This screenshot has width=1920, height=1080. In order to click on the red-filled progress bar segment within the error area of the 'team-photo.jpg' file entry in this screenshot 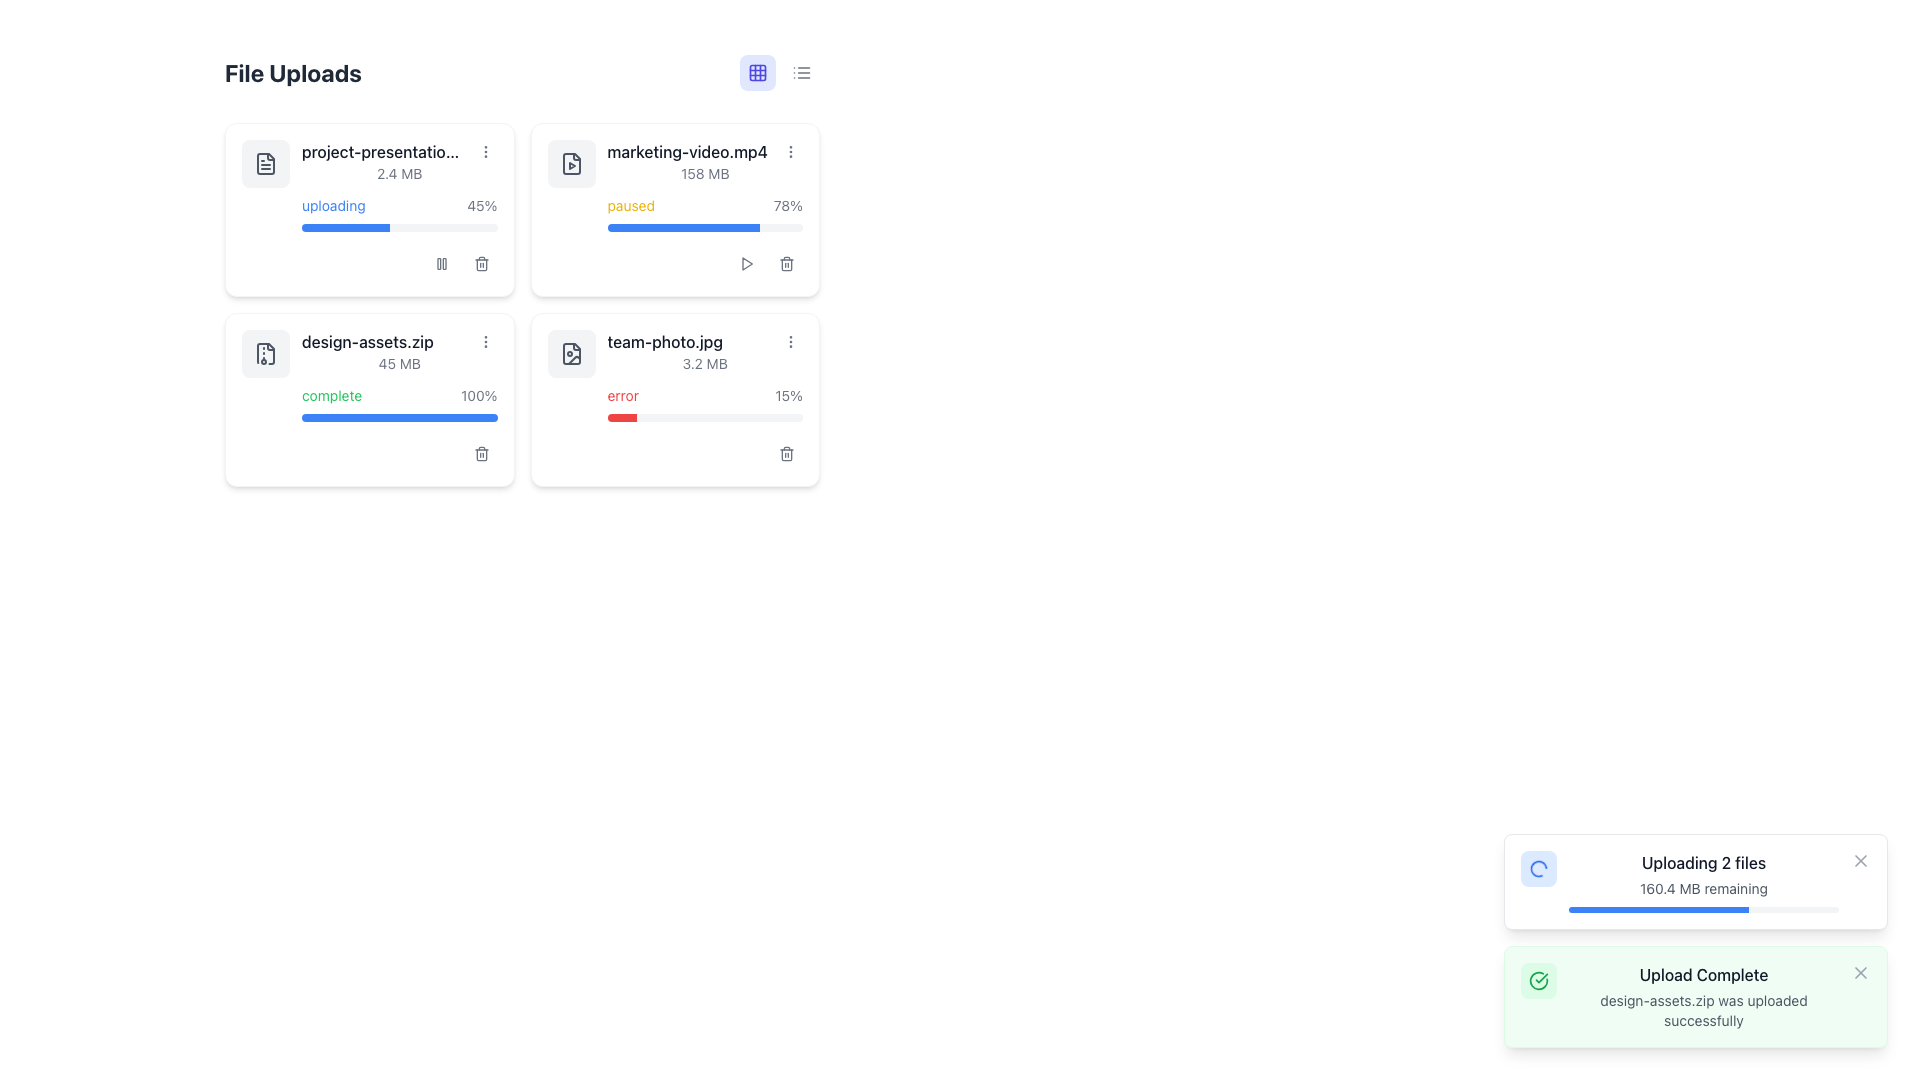, I will do `click(621, 416)`.